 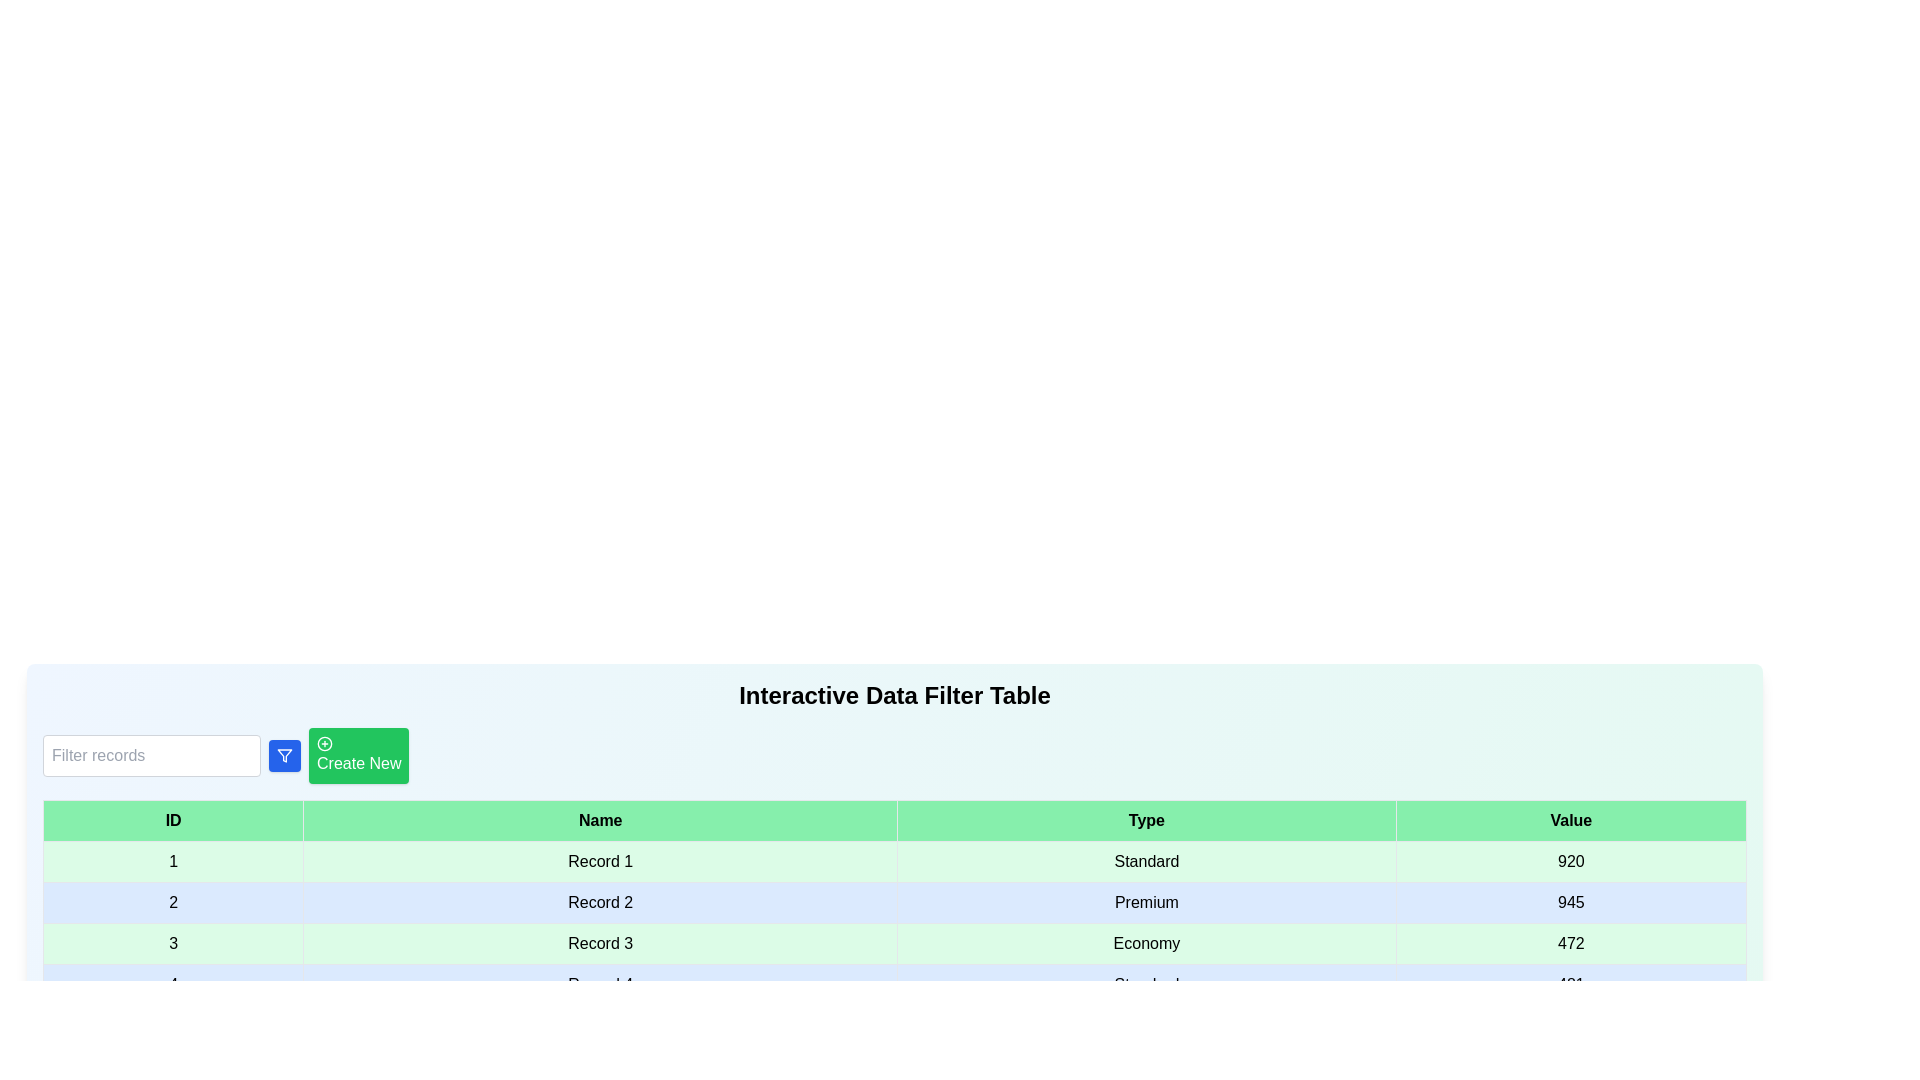 I want to click on the column header ID to sort the table by that column, so click(x=173, y=821).